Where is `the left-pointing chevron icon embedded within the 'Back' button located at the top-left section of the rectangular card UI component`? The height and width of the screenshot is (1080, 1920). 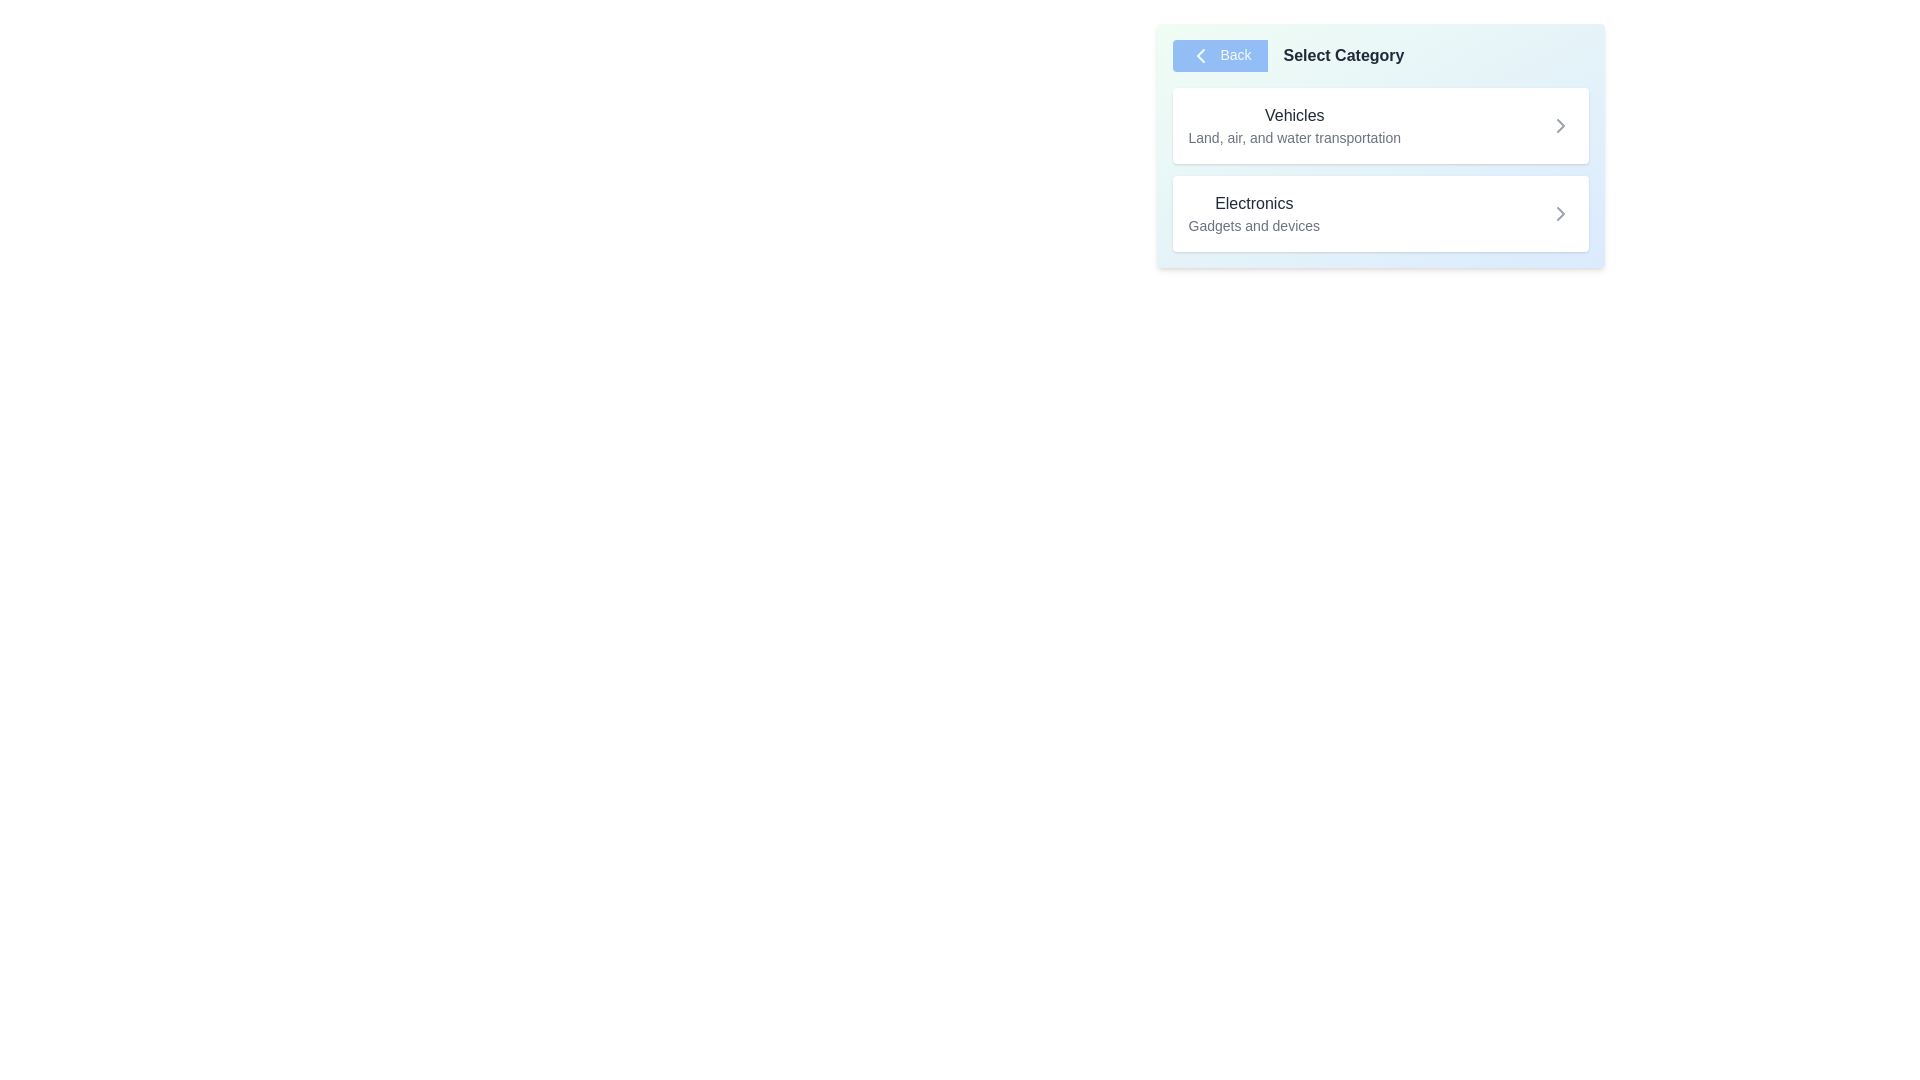
the left-pointing chevron icon embedded within the 'Back' button located at the top-left section of the rectangular card UI component is located at coordinates (1200, 55).